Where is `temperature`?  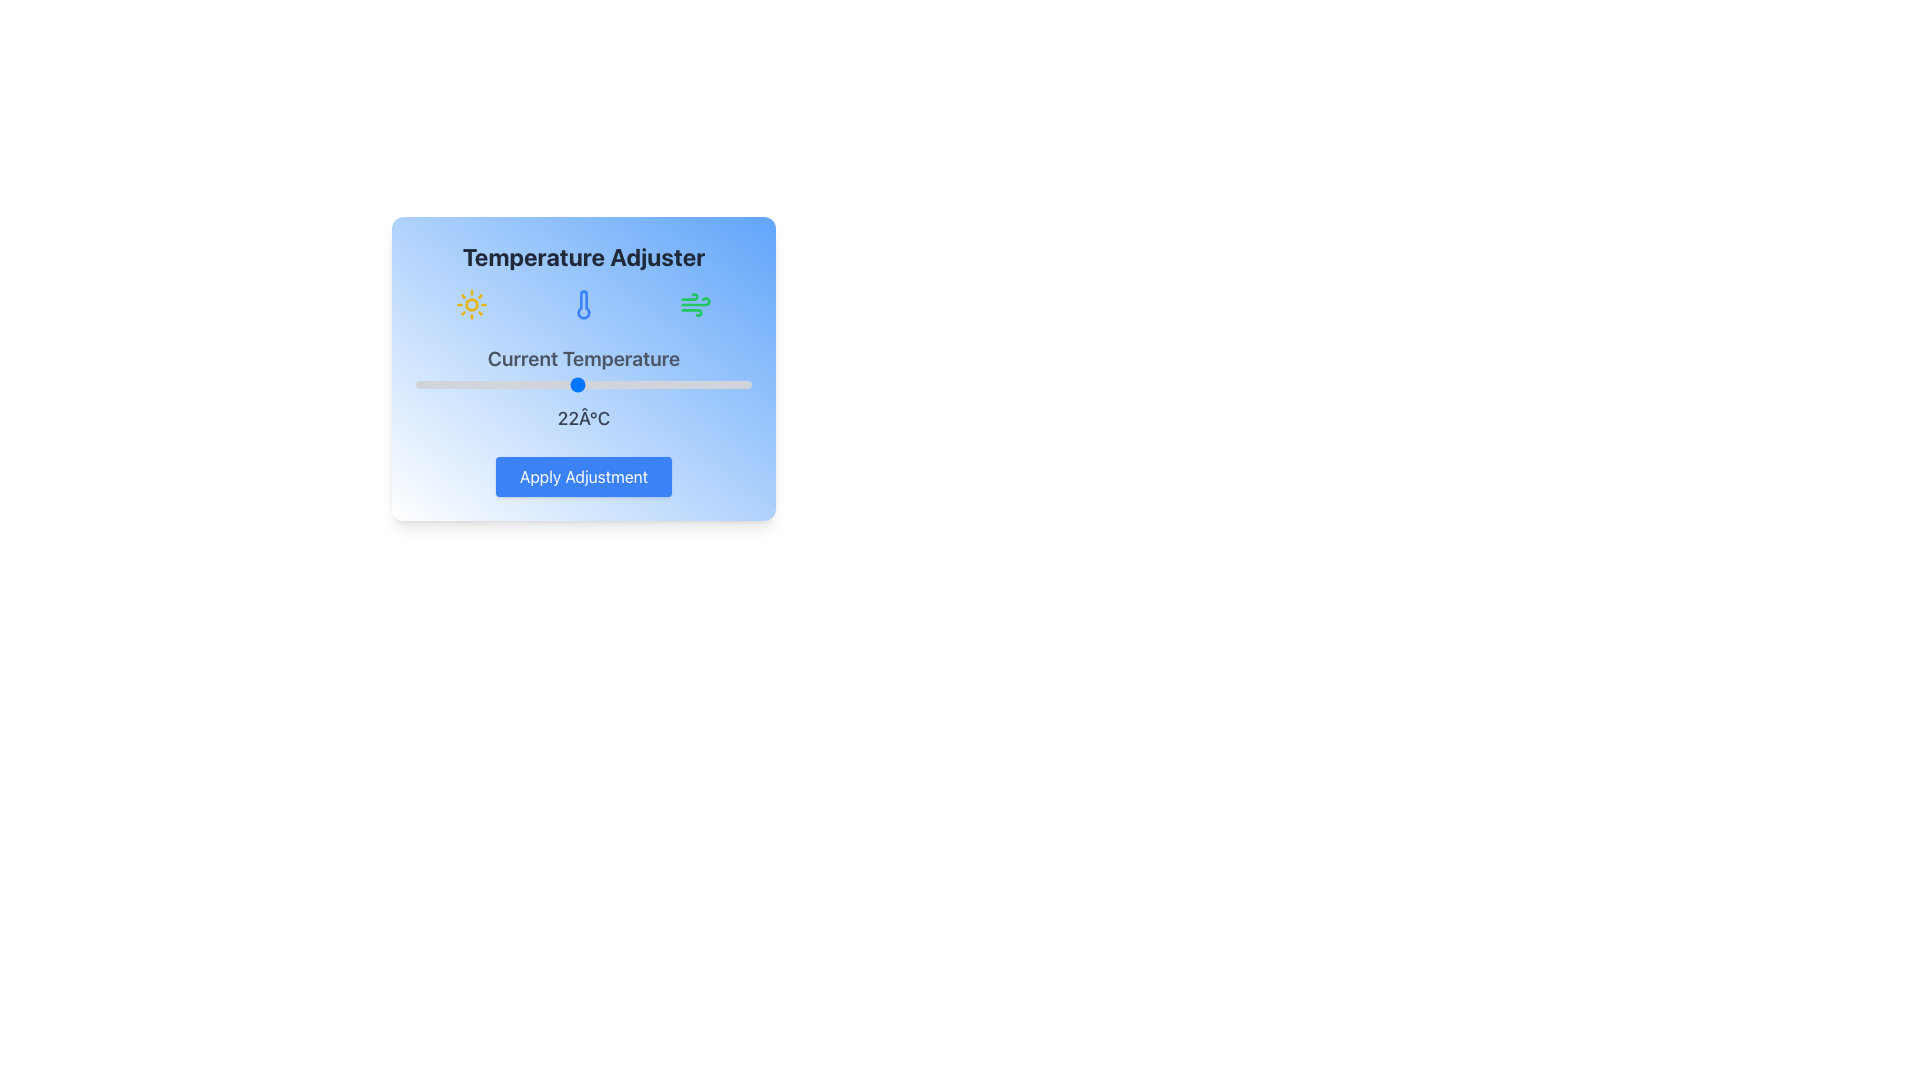 temperature is located at coordinates (644, 385).